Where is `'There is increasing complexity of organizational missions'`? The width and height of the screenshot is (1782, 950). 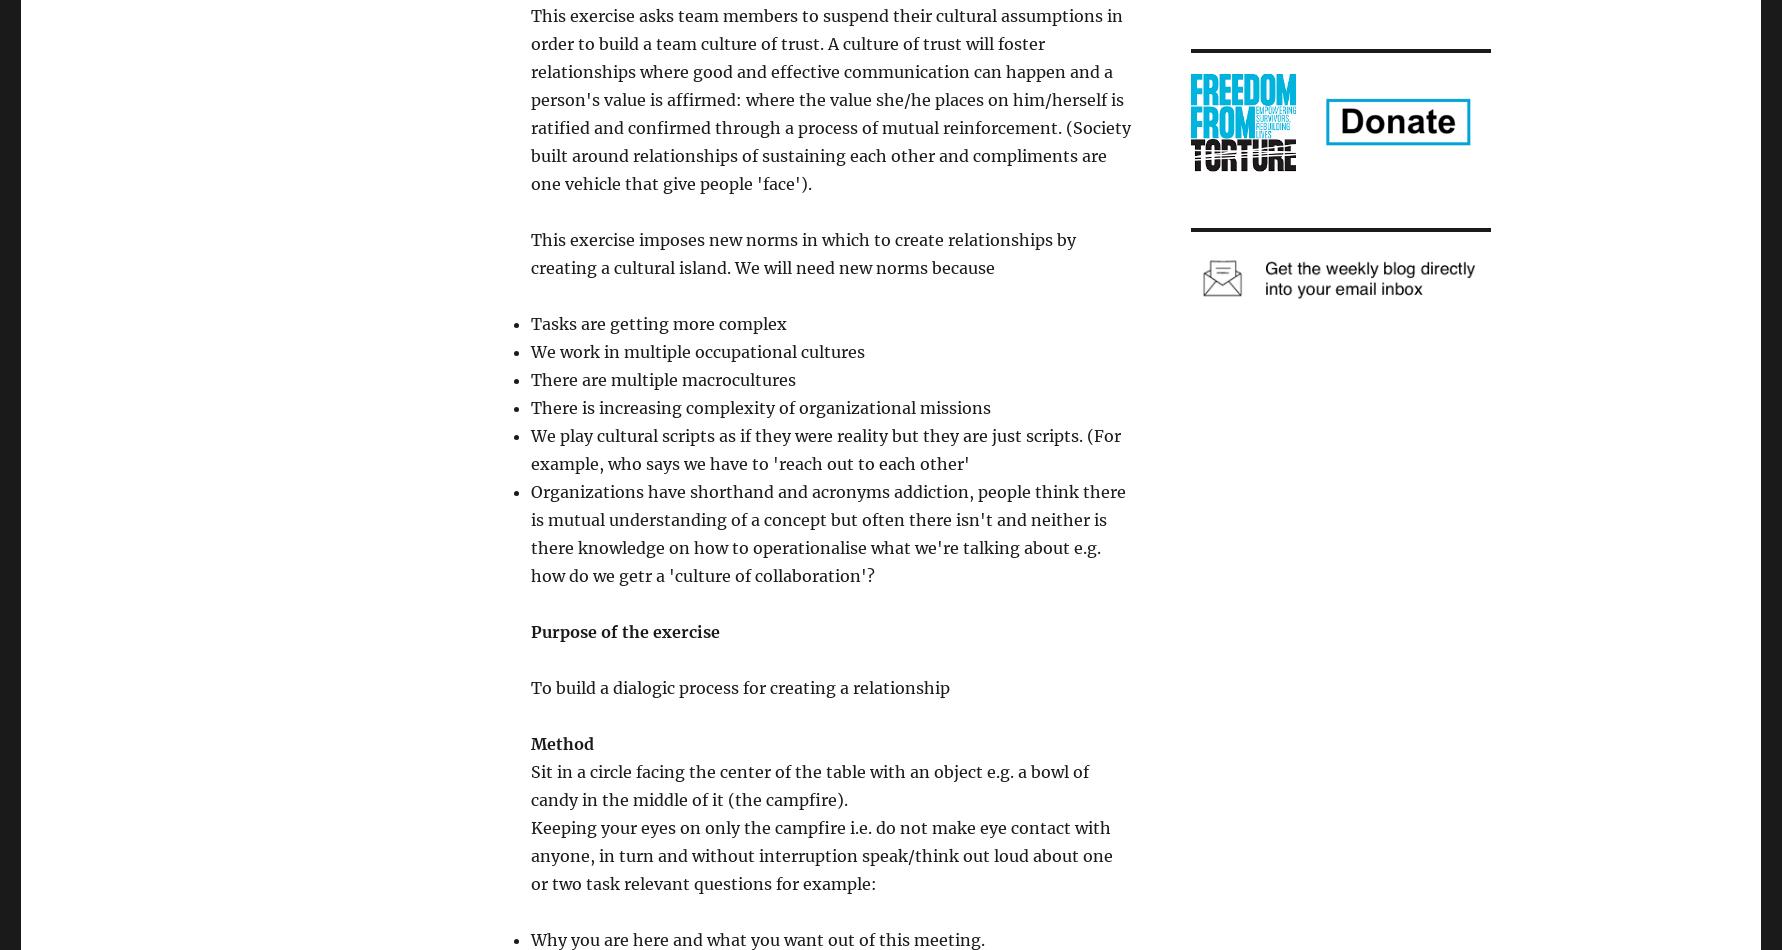
'There is increasing complexity of organizational missions' is located at coordinates (530, 407).